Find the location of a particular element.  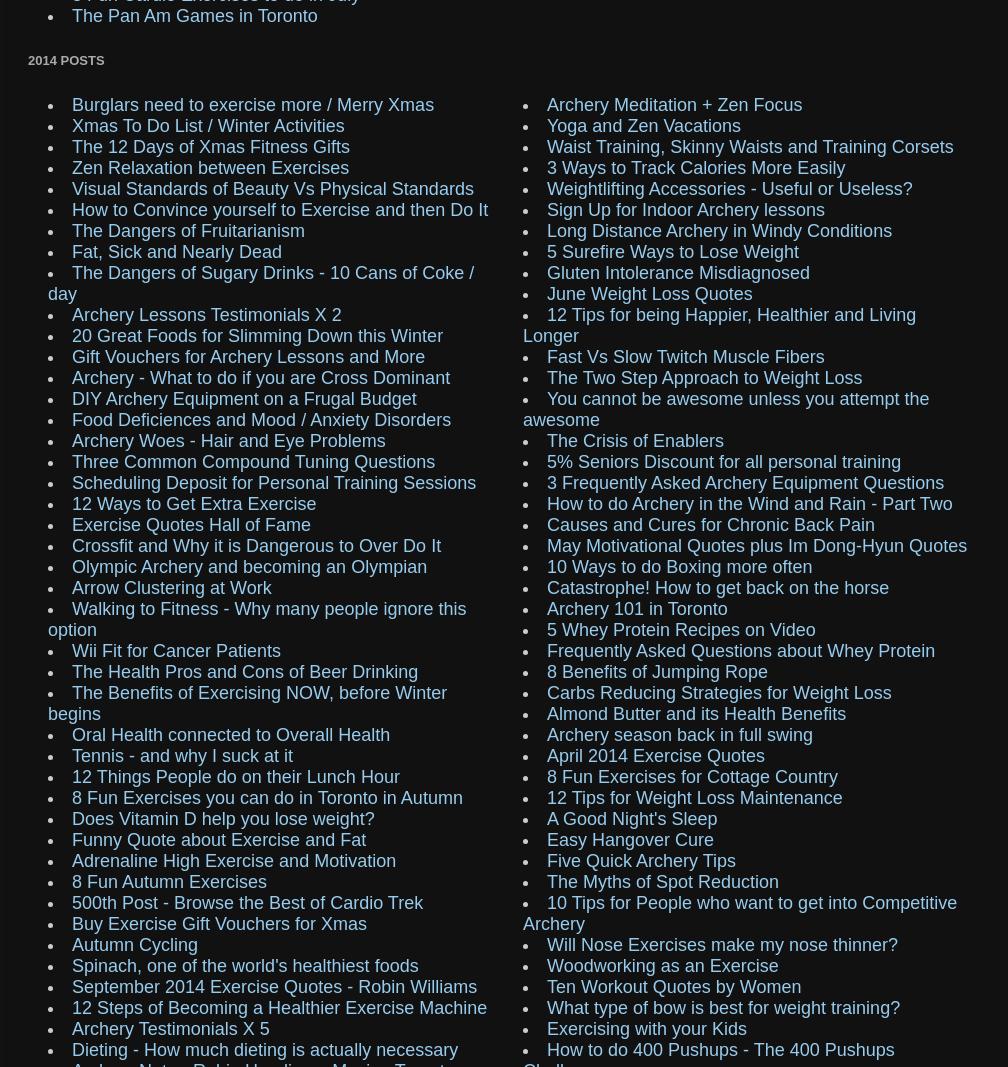

'Gift Vouchers for Archery Lessons and More' is located at coordinates (248, 355).